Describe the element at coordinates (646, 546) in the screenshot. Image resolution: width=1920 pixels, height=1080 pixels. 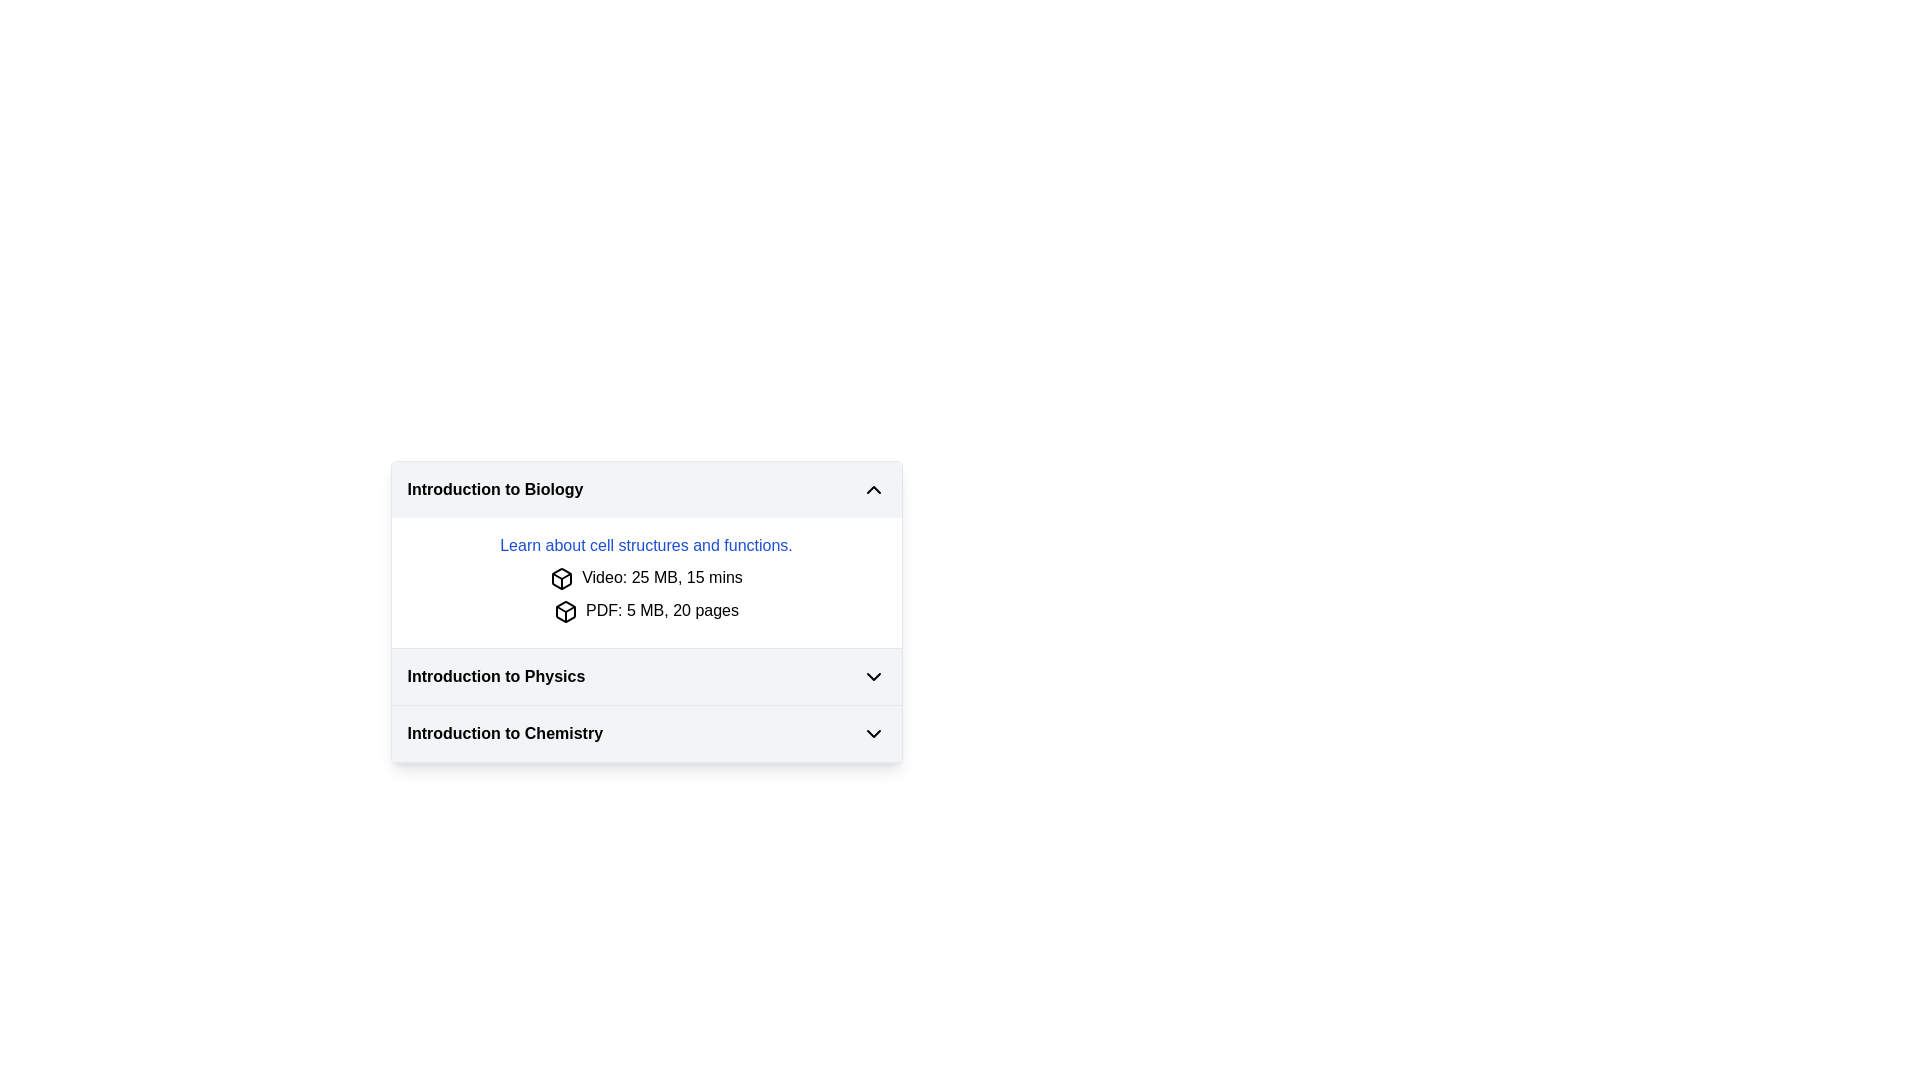
I see `the 'Introduction to Biology' text label that serves as the title for the educational content about cell structures and functions` at that location.